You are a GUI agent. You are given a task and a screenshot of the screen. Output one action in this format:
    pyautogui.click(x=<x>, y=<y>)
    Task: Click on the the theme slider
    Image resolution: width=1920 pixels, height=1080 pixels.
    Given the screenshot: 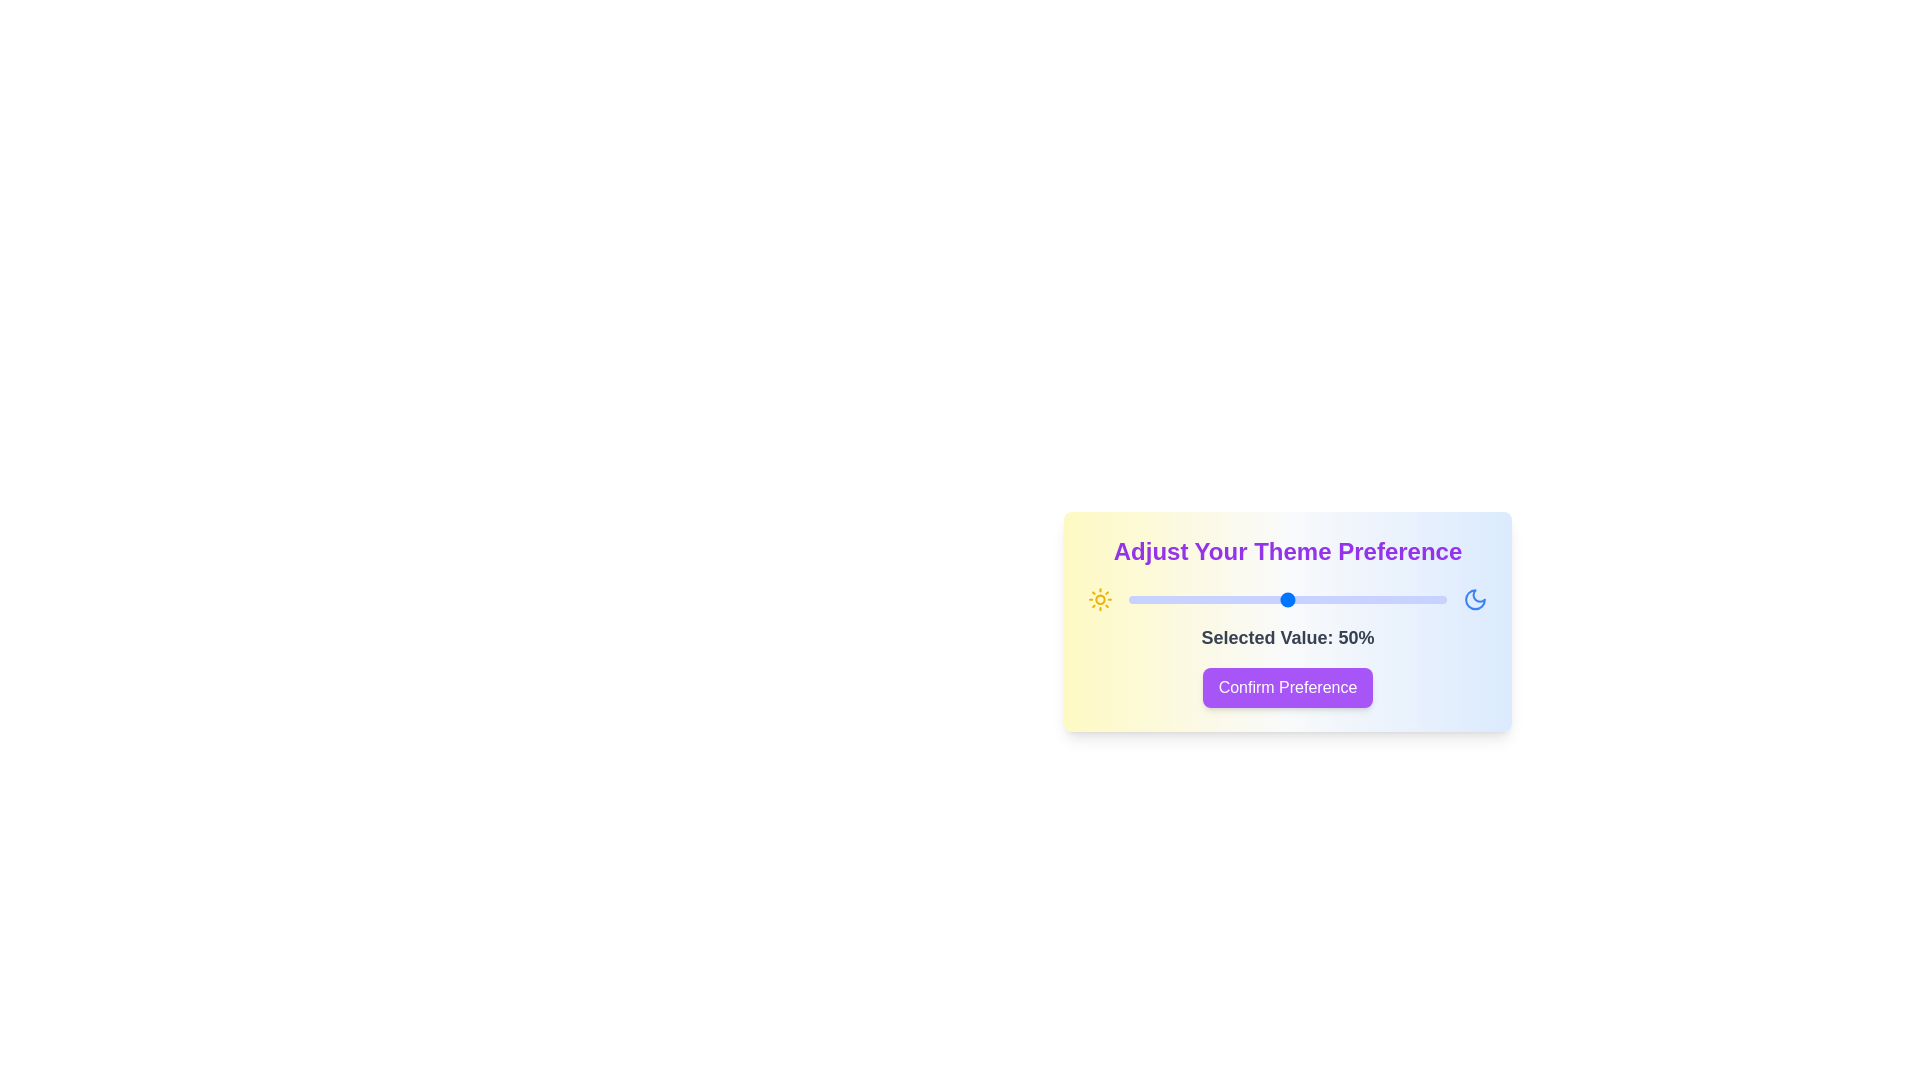 What is the action you would take?
    pyautogui.click(x=1142, y=599)
    